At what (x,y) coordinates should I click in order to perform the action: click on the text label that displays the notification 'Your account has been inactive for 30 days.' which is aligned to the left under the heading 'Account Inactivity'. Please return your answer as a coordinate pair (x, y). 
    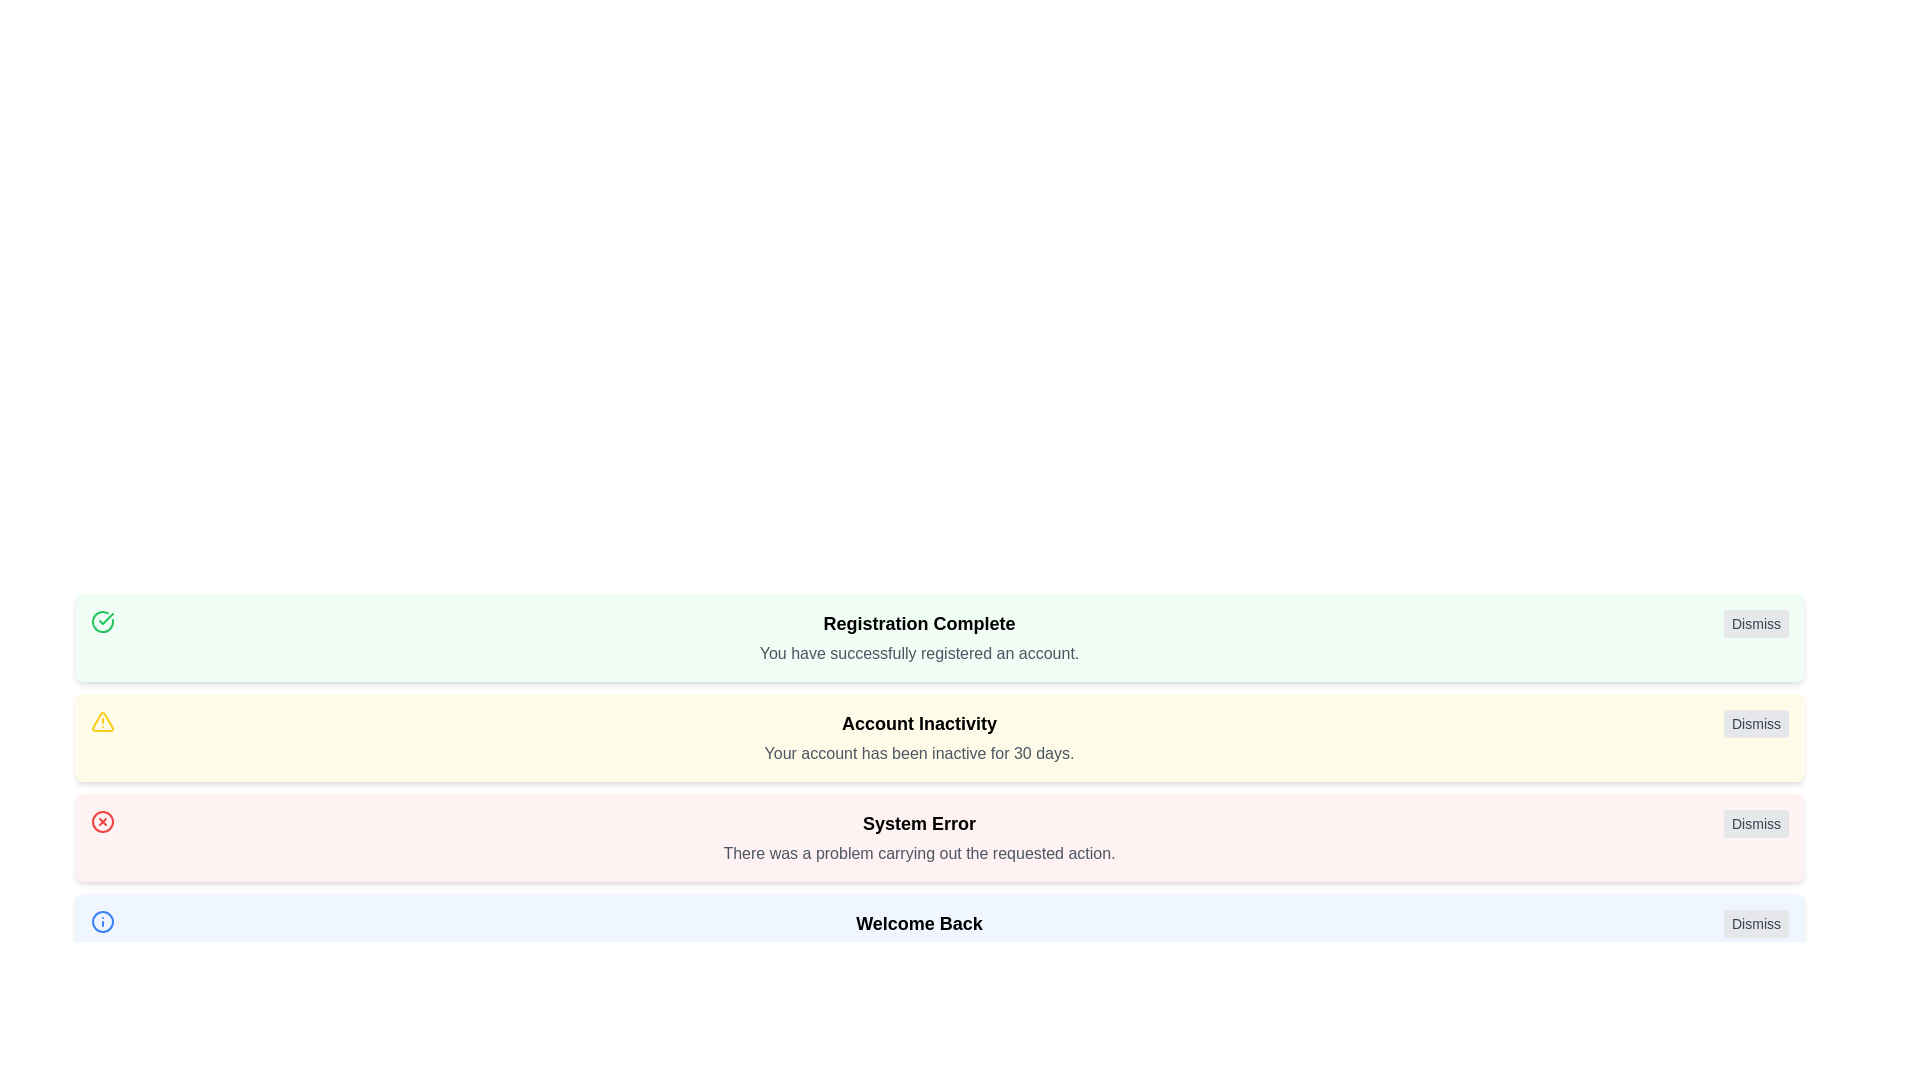
    Looking at the image, I should click on (918, 753).